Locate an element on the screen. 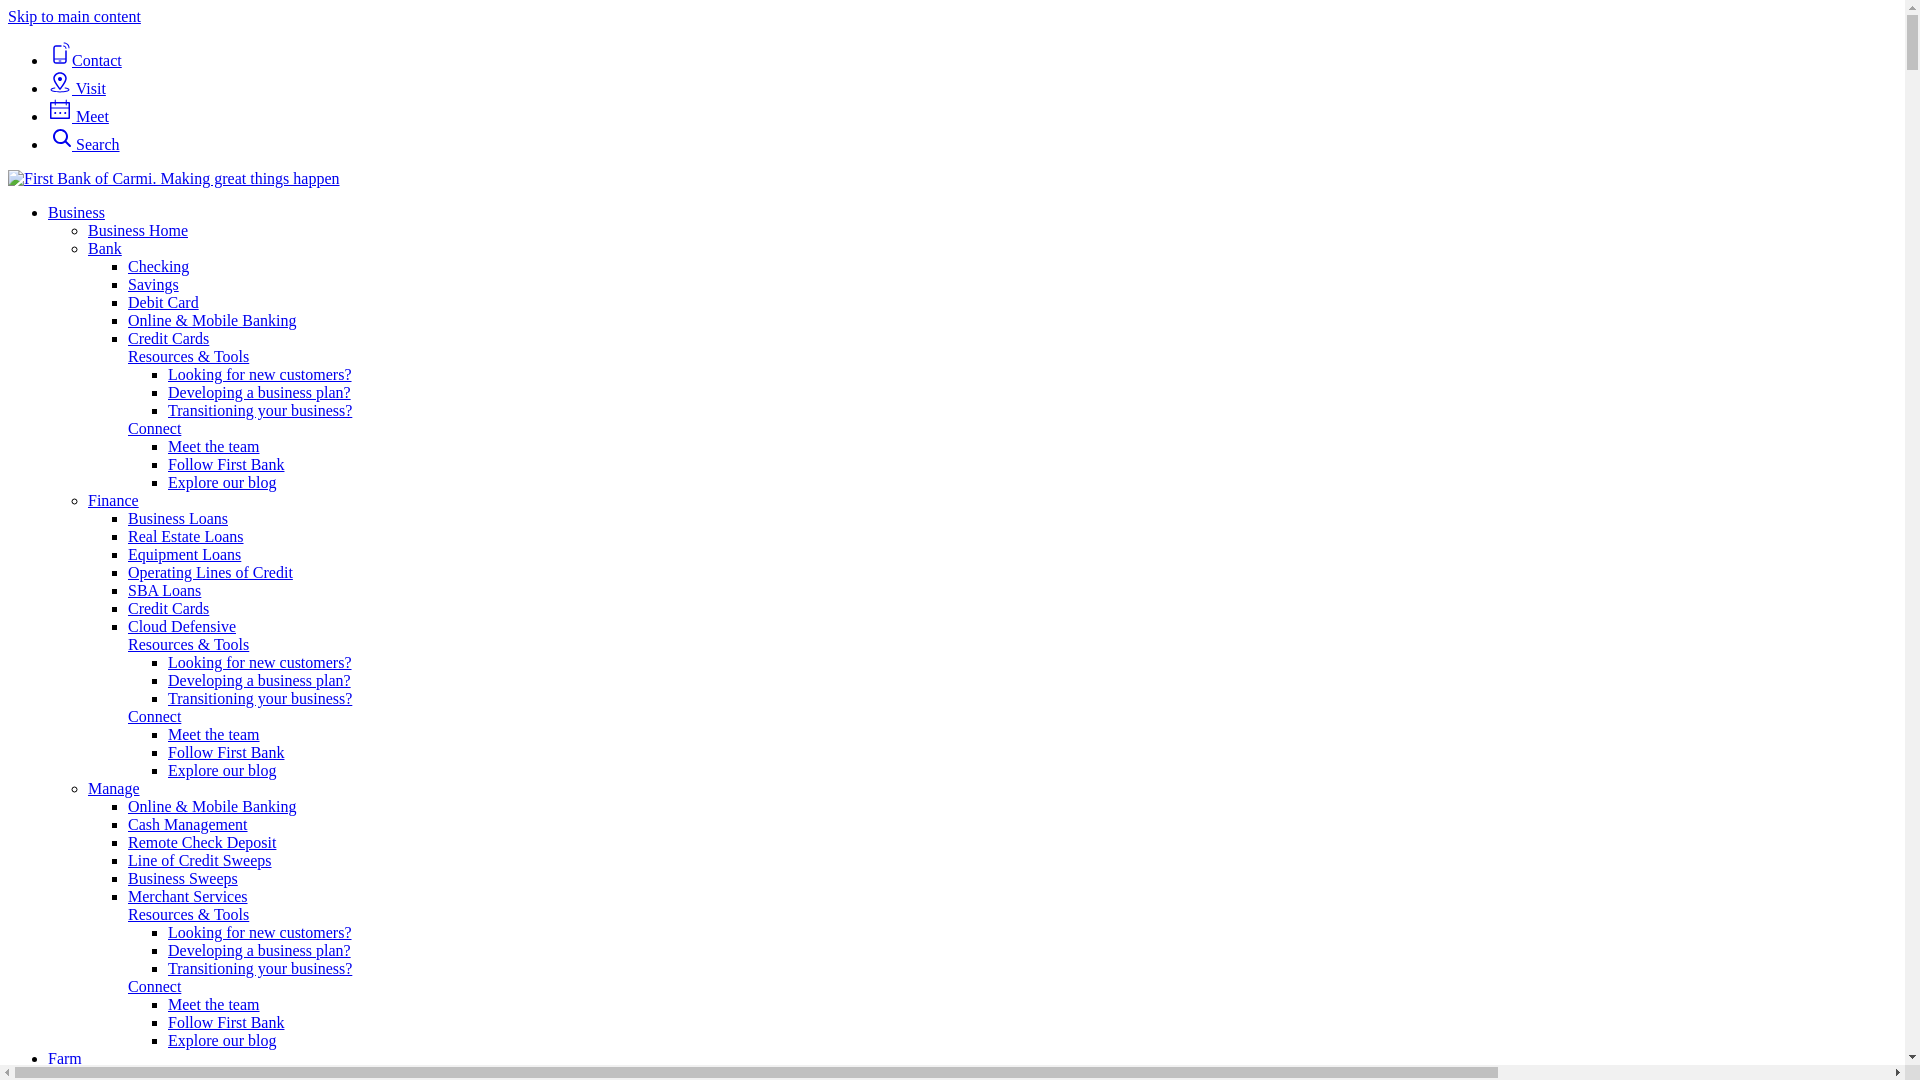 The image size is (1920, 1080). 'Meet the team' is located at coordinates (214, 1004).